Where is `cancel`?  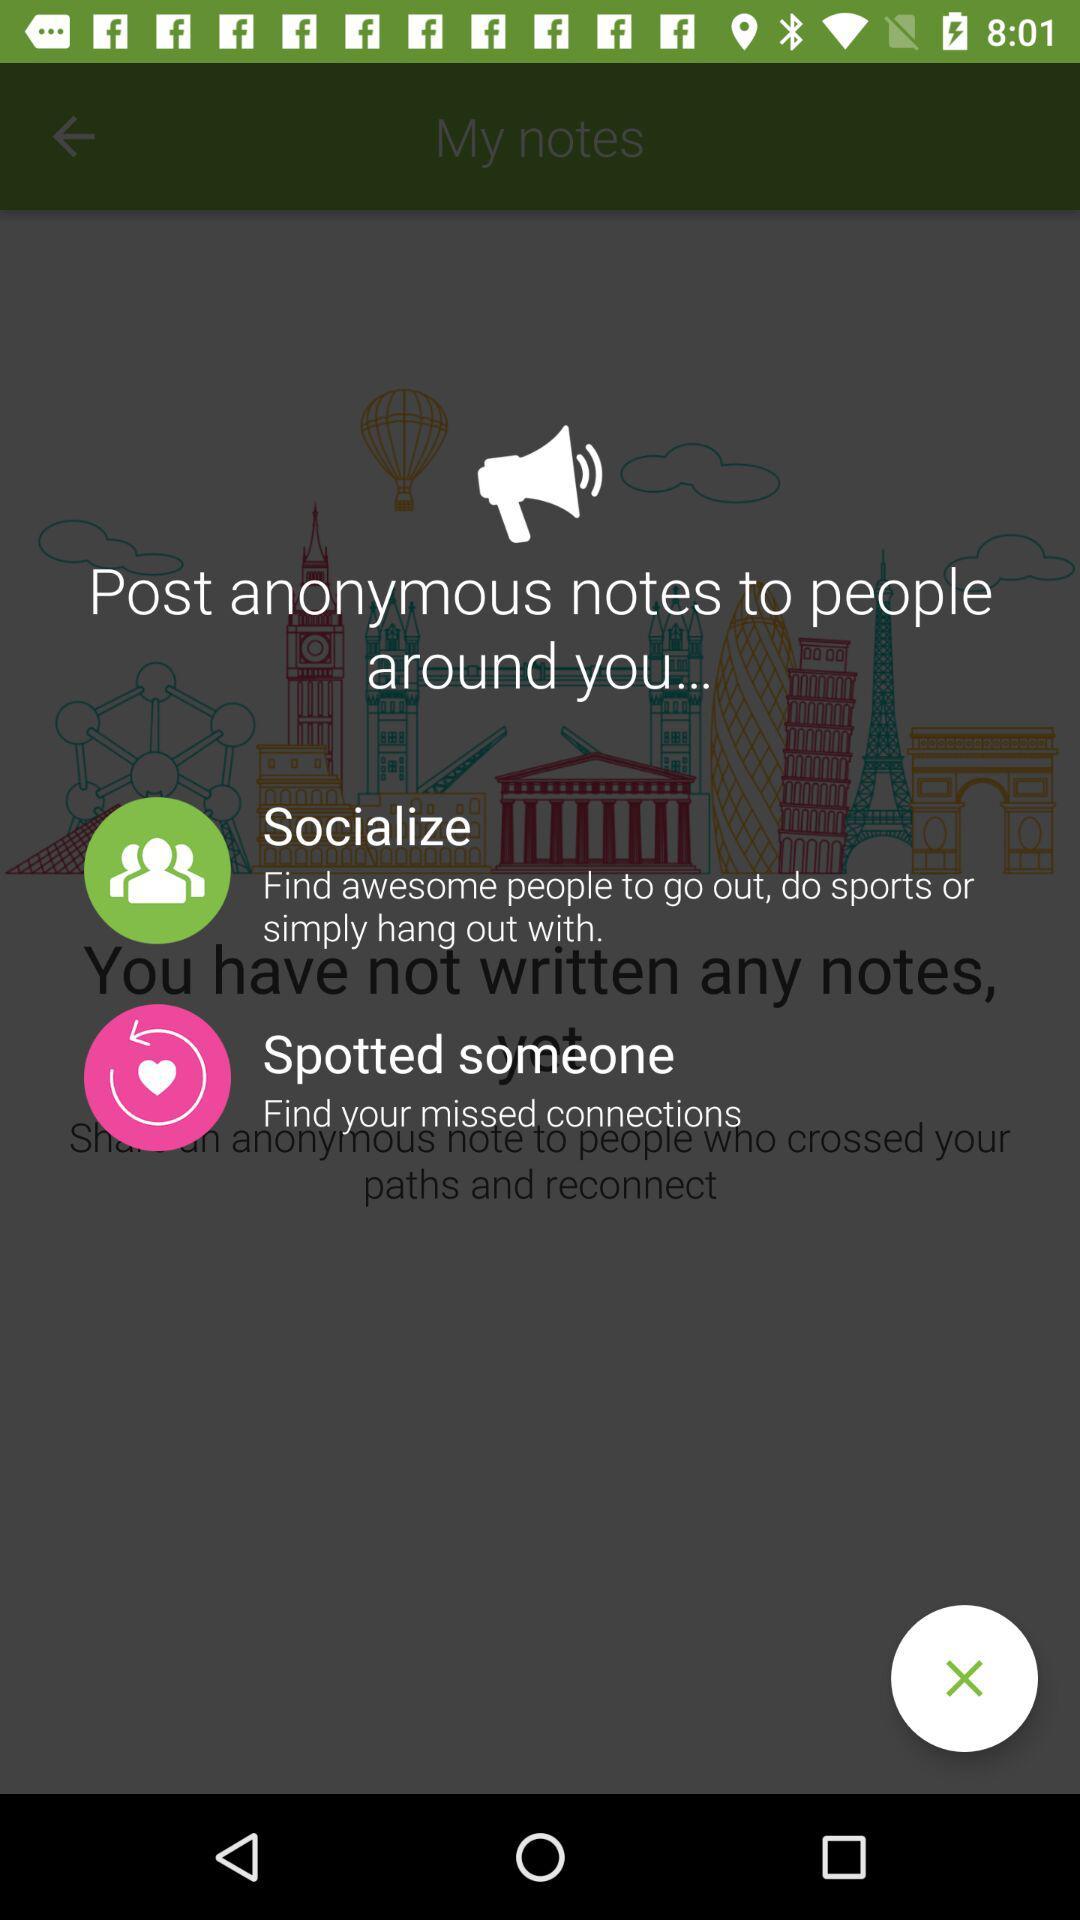
cancel is located at coordinates (963, 1678).